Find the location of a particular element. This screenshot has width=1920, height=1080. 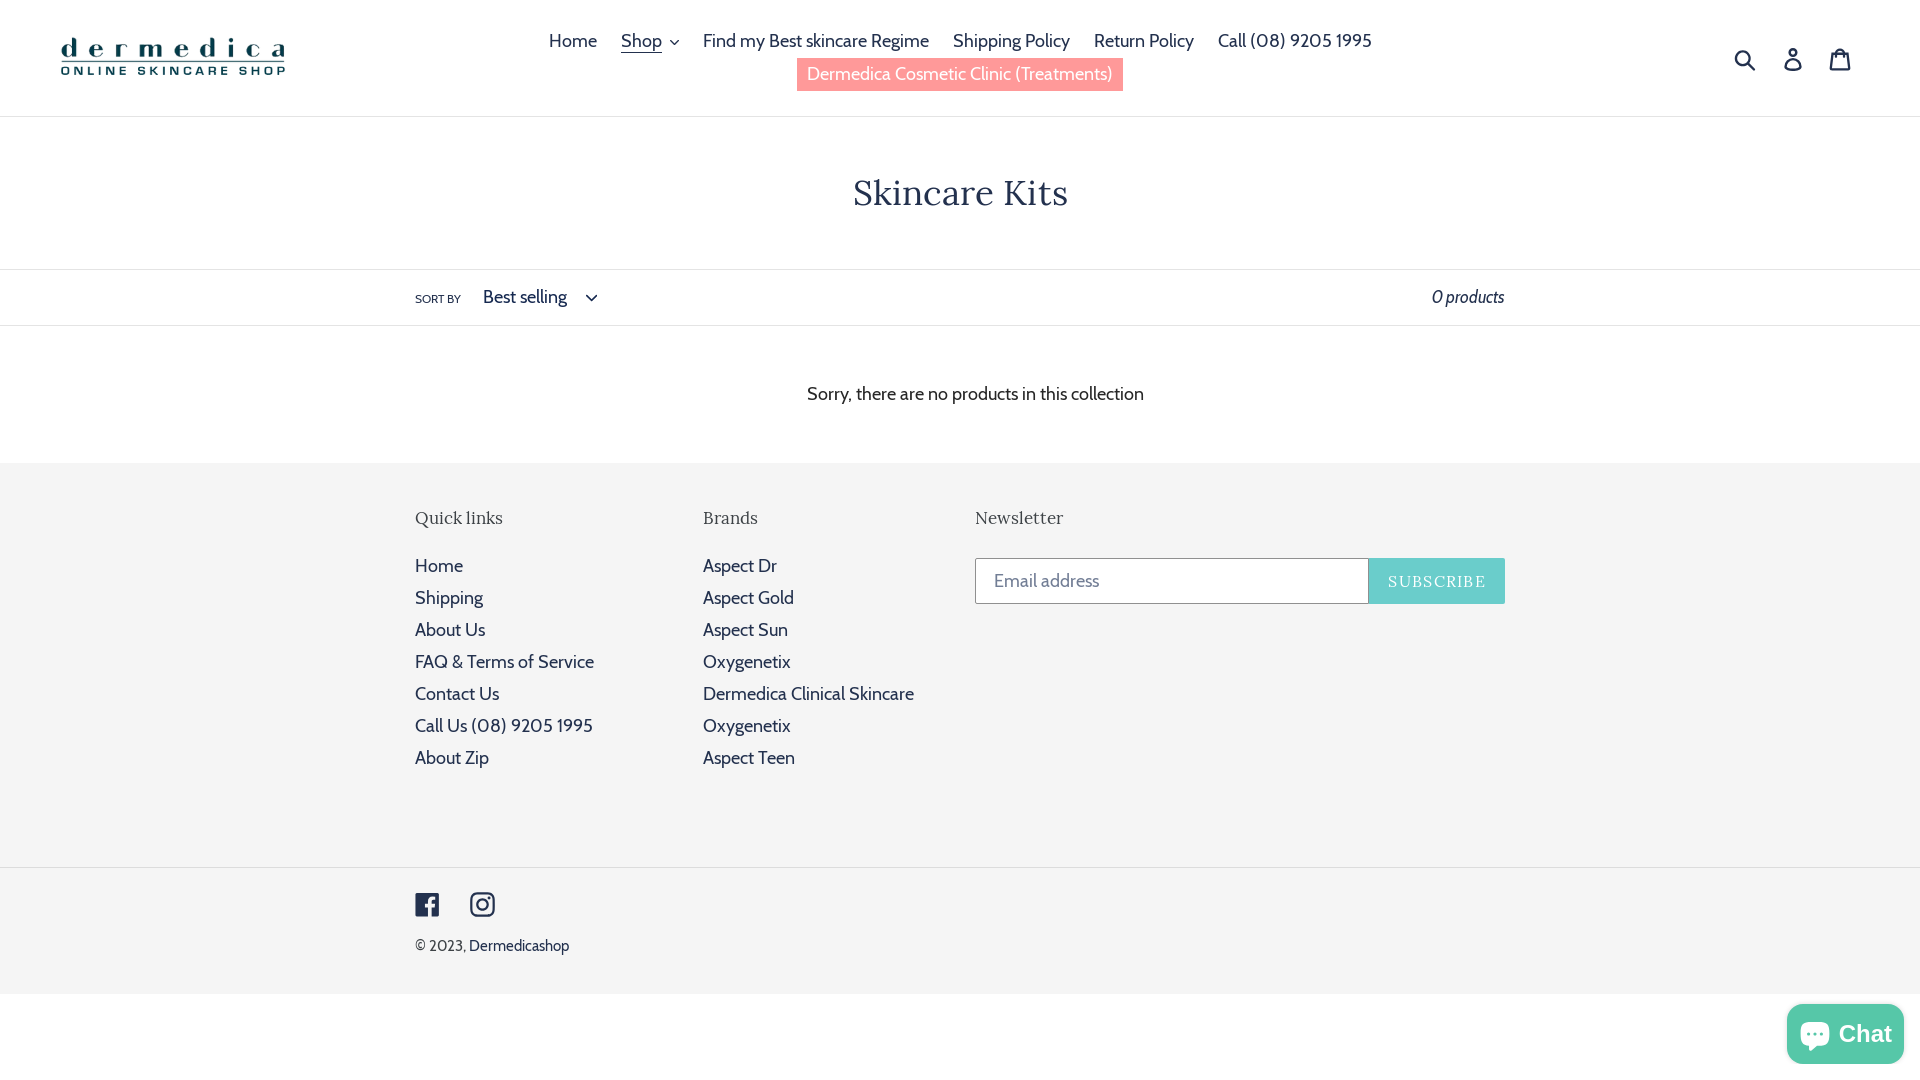

'Instagram' is located at coordinates (469, 902).